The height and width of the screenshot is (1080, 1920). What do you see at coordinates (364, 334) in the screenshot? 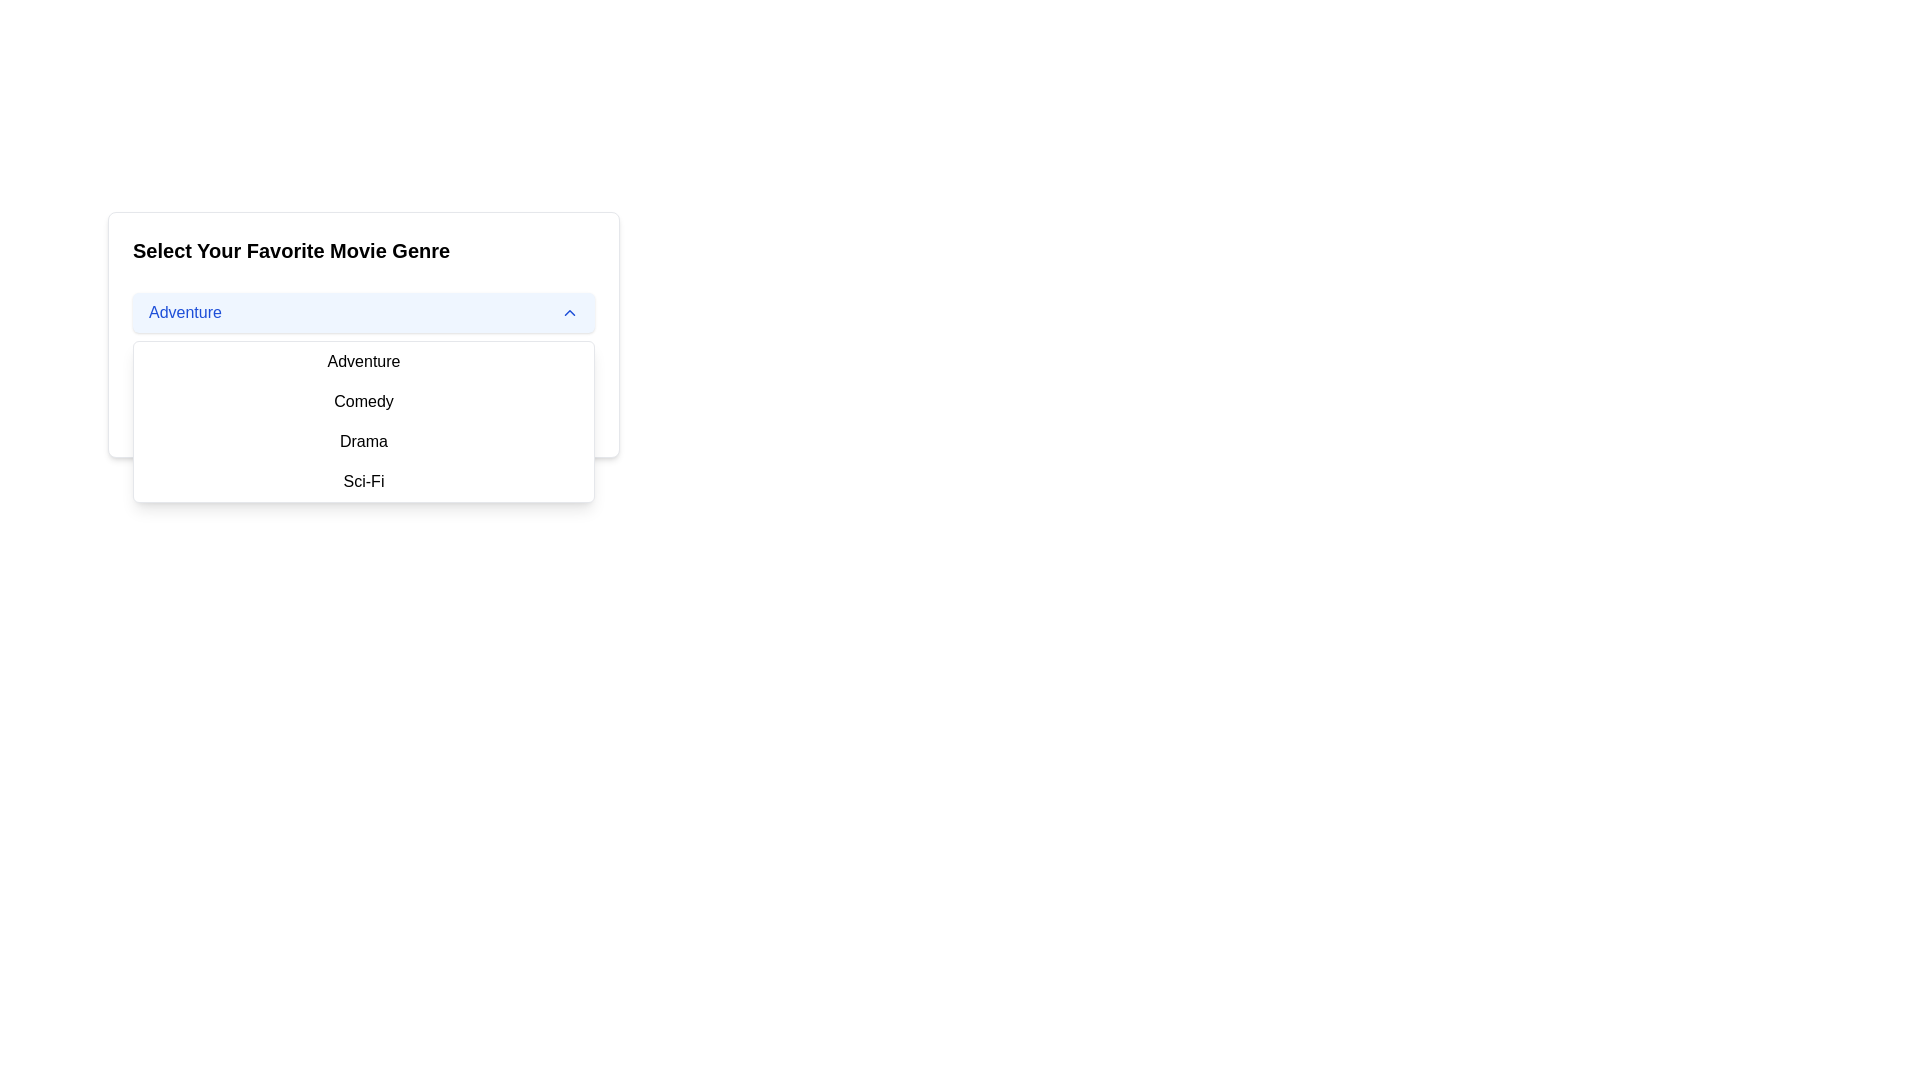
I see `the dropdown menu labeled 'Adventure'` at bounding box center [364, 334].